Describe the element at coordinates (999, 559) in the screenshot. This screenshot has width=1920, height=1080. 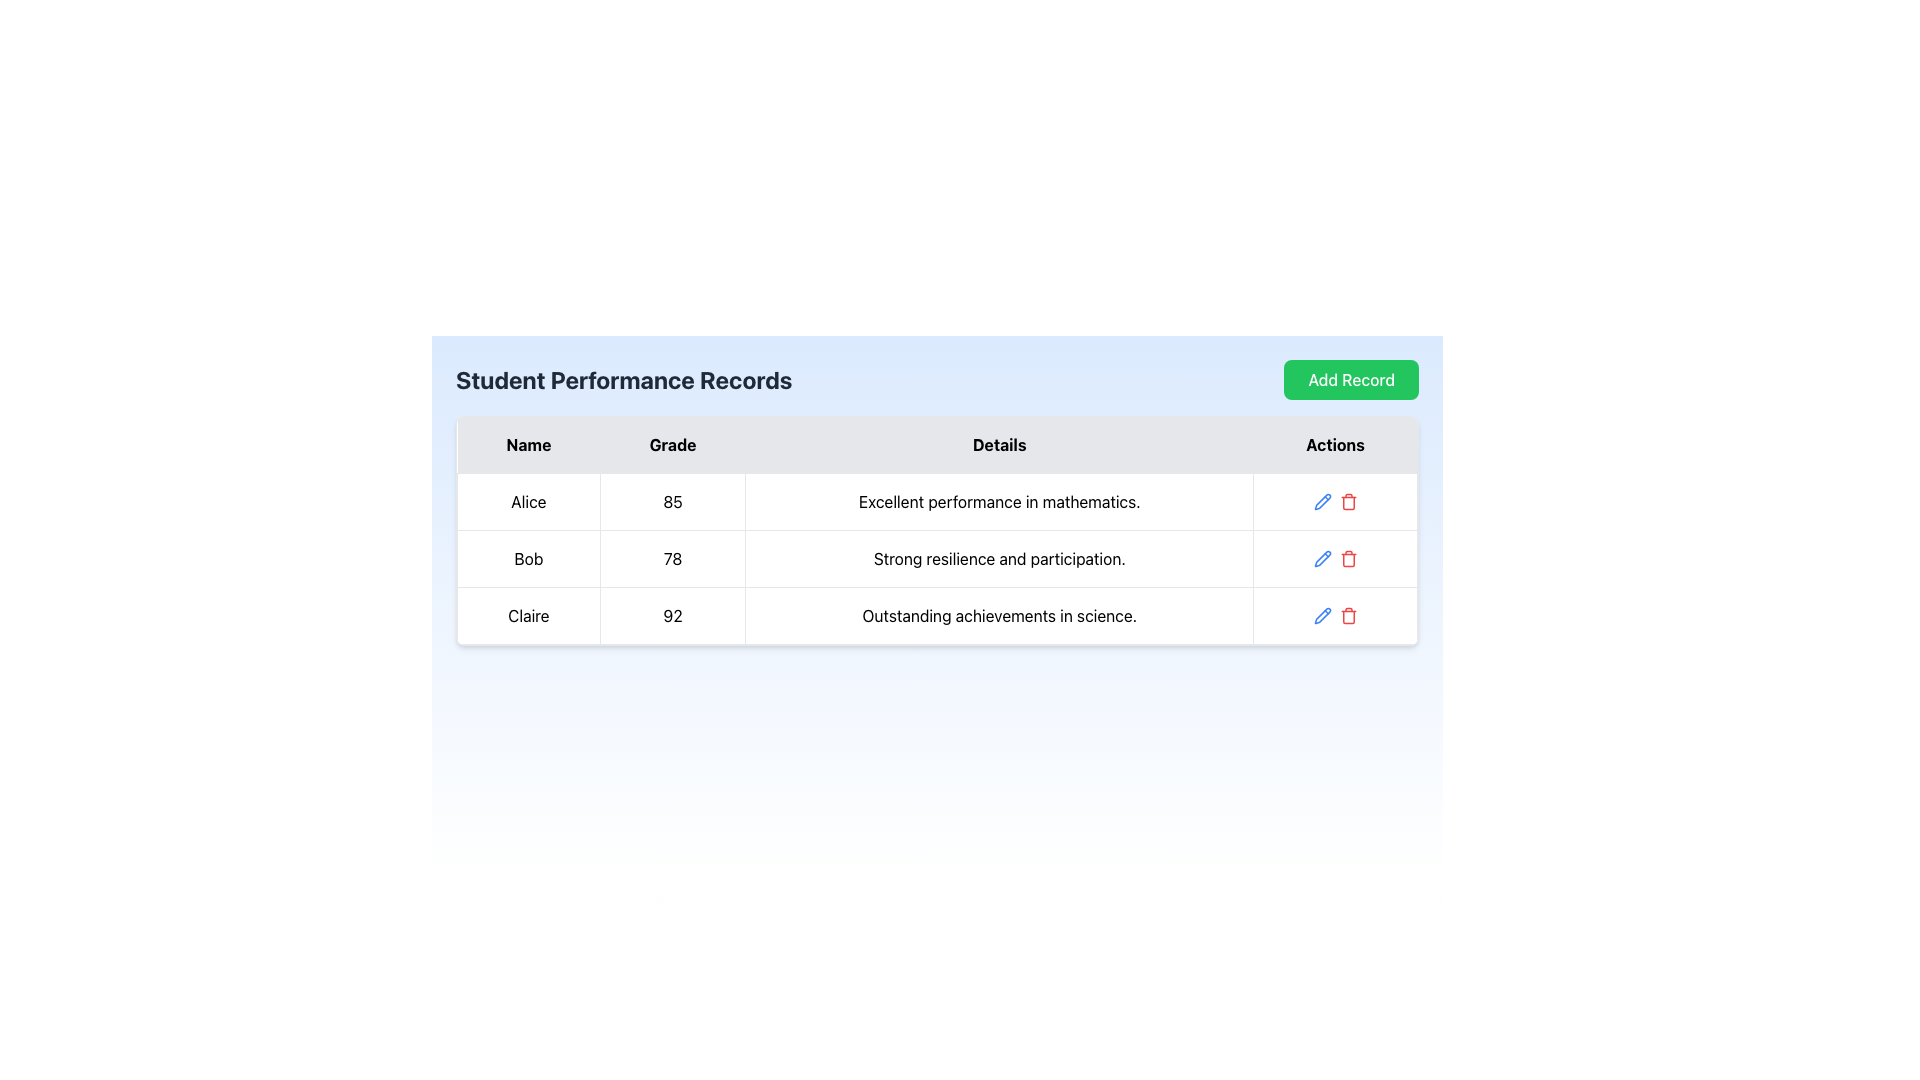
I see `the static text displaying 'Strong resilience and participation.' located in the second row of the table, third column under 'Details.'` at that location.